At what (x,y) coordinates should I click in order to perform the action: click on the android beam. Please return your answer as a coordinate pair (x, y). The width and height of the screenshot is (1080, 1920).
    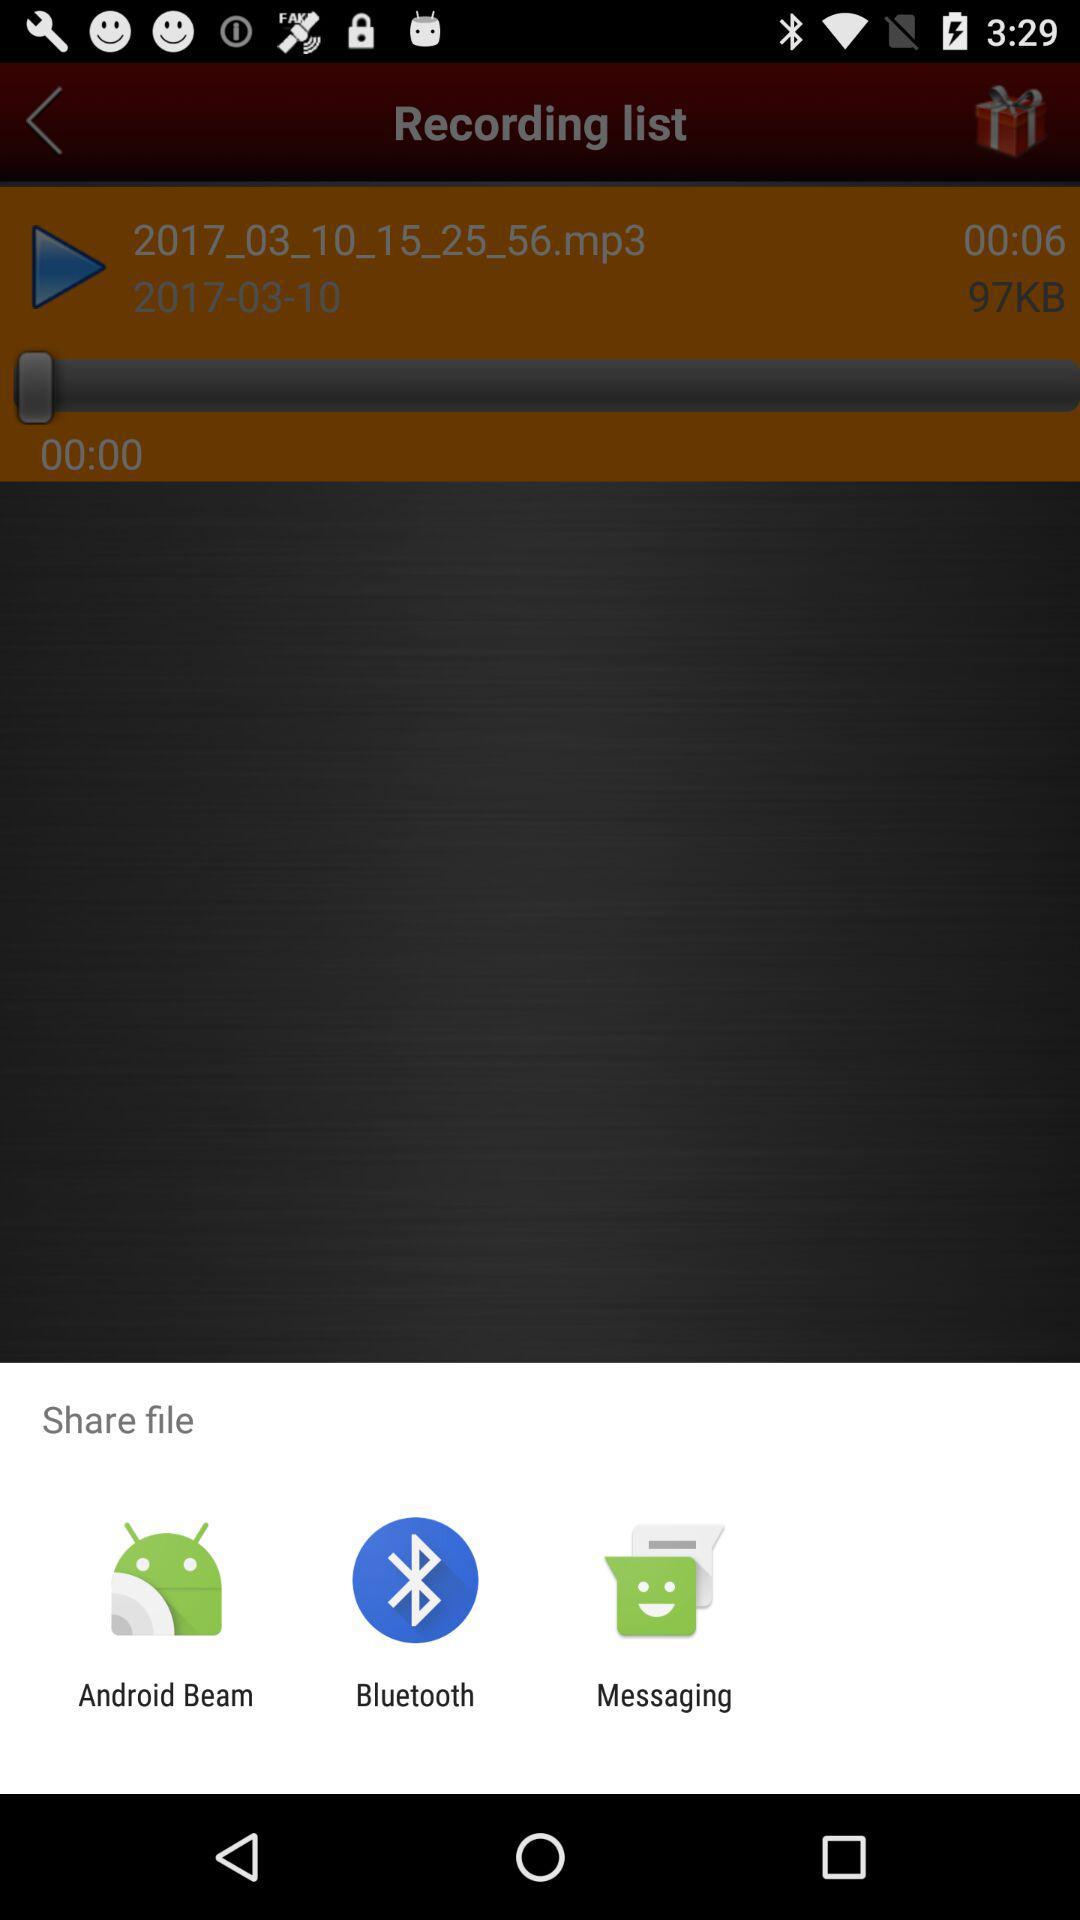
    Looking at the image, I should click on (165, 1711).